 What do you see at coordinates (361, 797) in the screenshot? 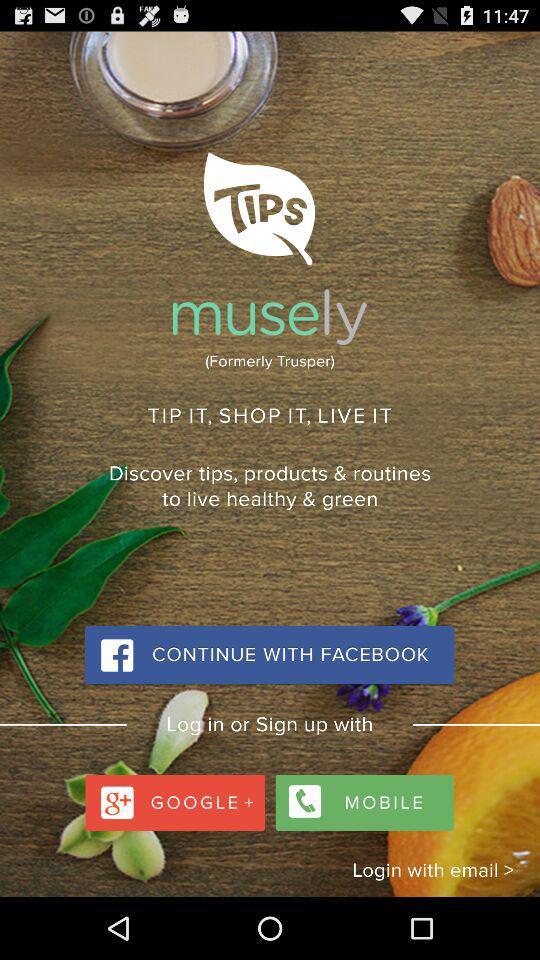
I see `mobile option` at bounding box center [361, 797].